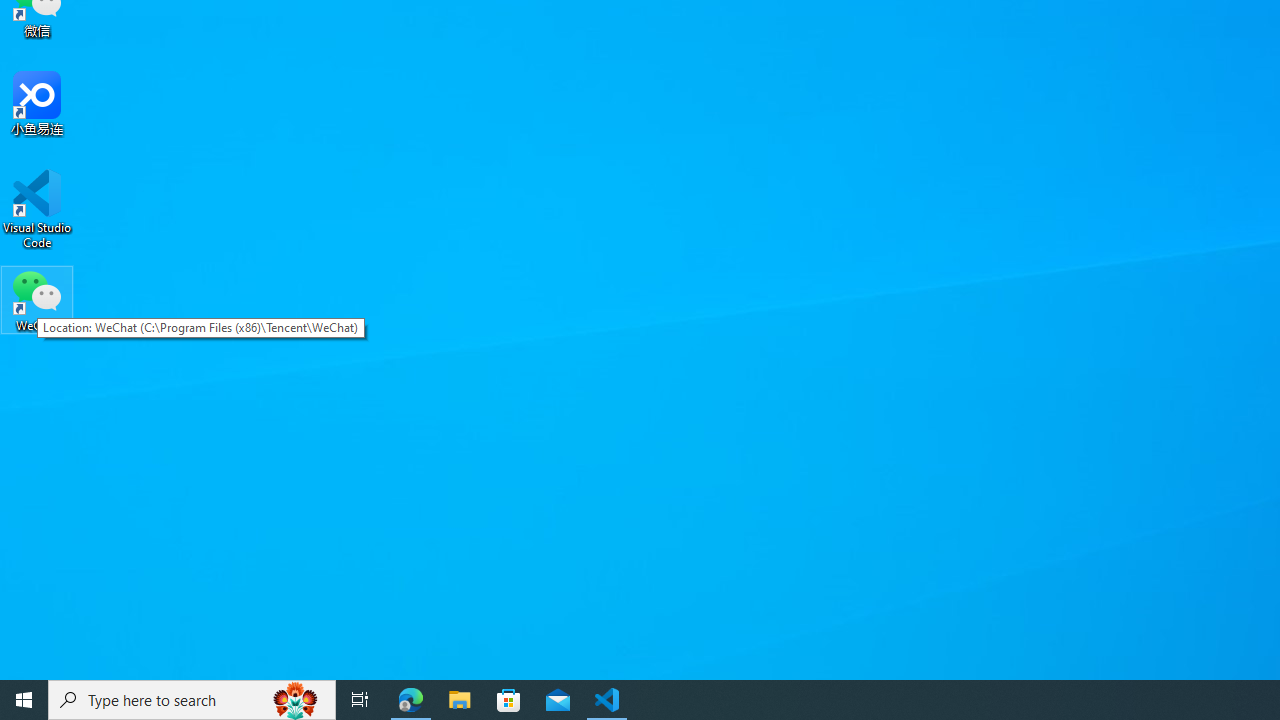 Image resolution: width=1280 pixels, height=720 pixels. Describe the element at coordinates (37, 209) in the screenshot. I see `'Visual Studio Code'` at that location.